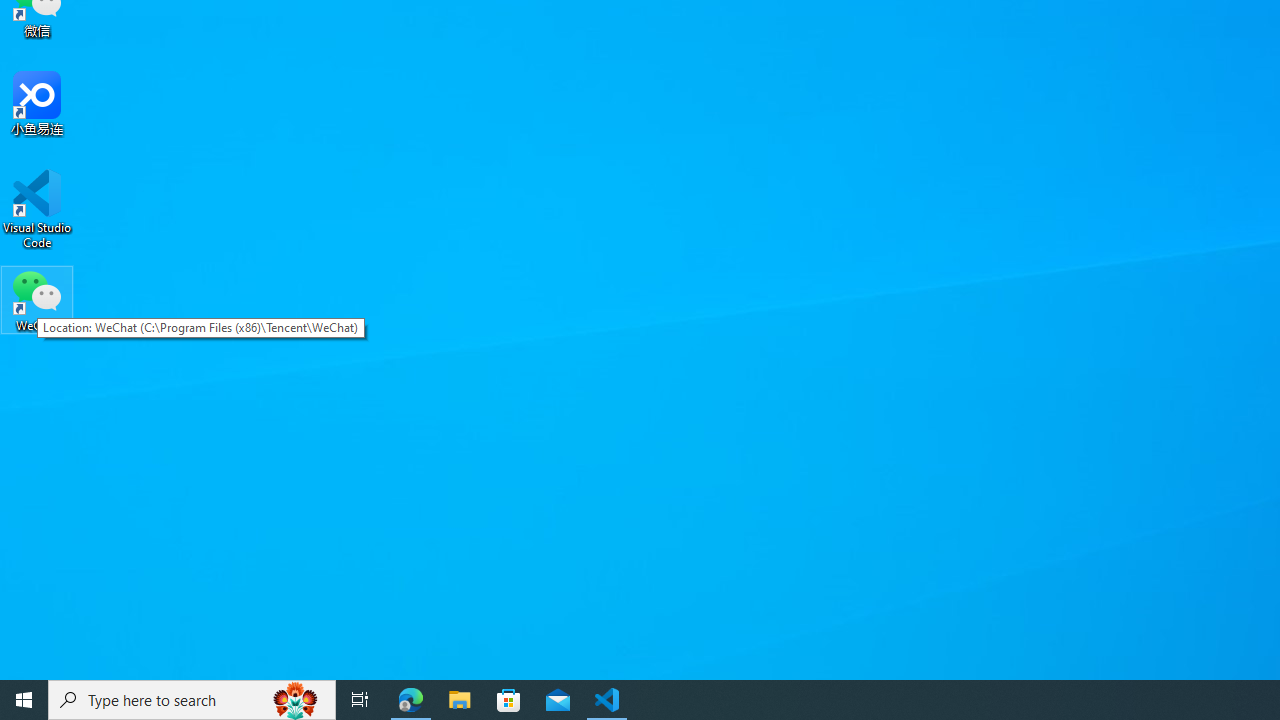 Image resolution: width=1280 pixels, height=720 pixels. Describe the element at coordinates (37, 209) in the screenshot. I see `'Visual Studio Code'` at that location.